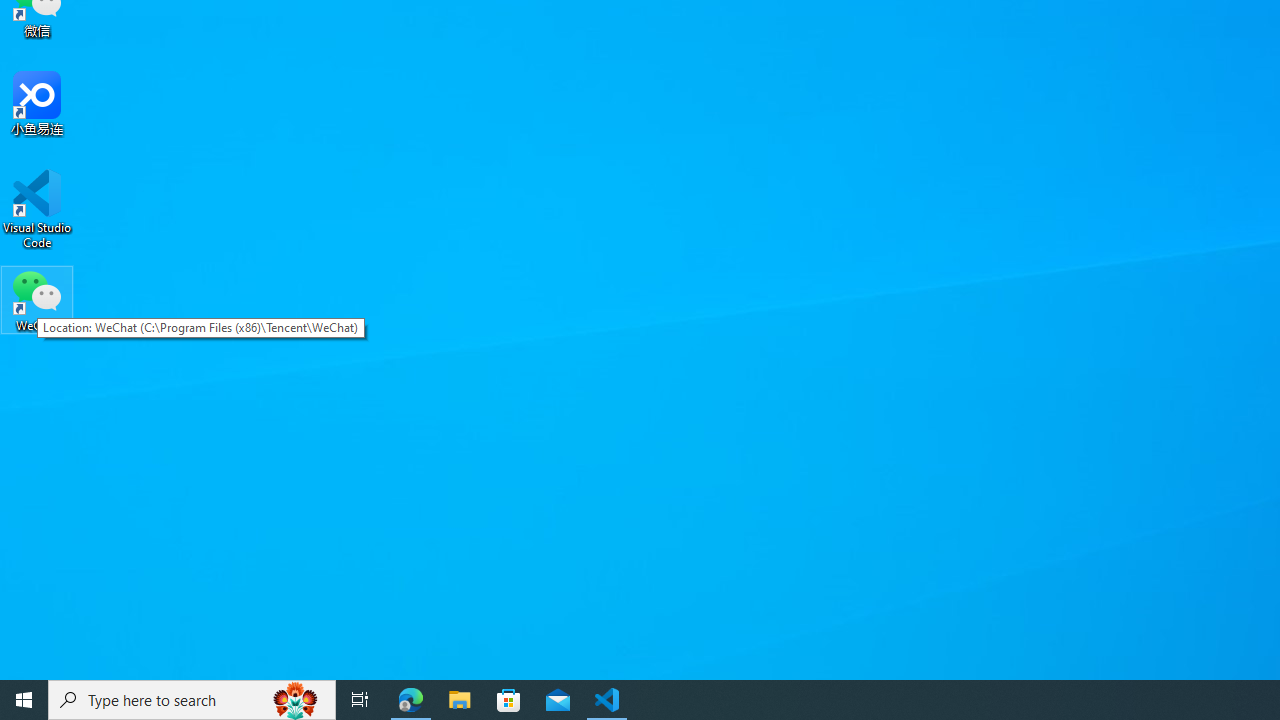 Image resolution: width=1280 pixels, height=720 pixels. Describe the element at coordinates (37, 209) in the screenshot. I see `'Visual Studio Code'` at that location.